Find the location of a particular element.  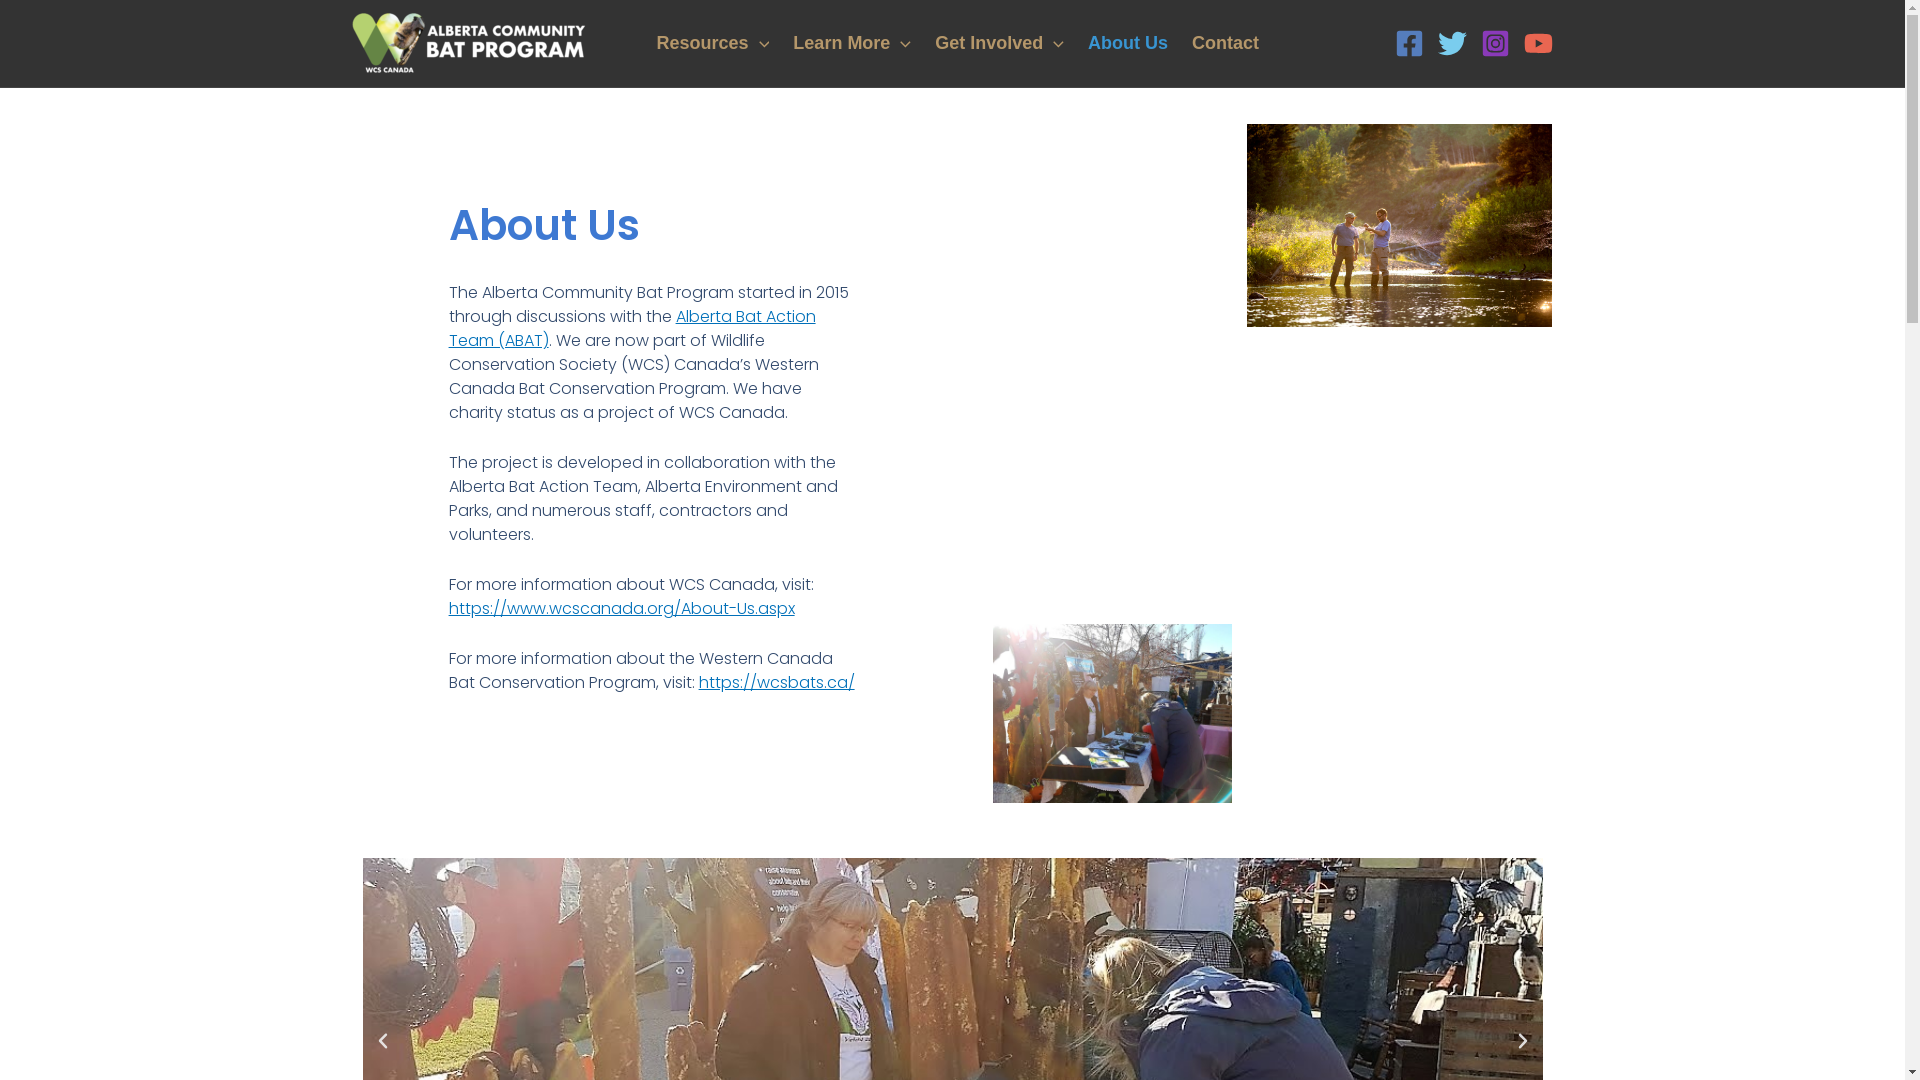

'https://www.wcscanada.org/About-Us.aspx' is located at coordinates (621, 607).